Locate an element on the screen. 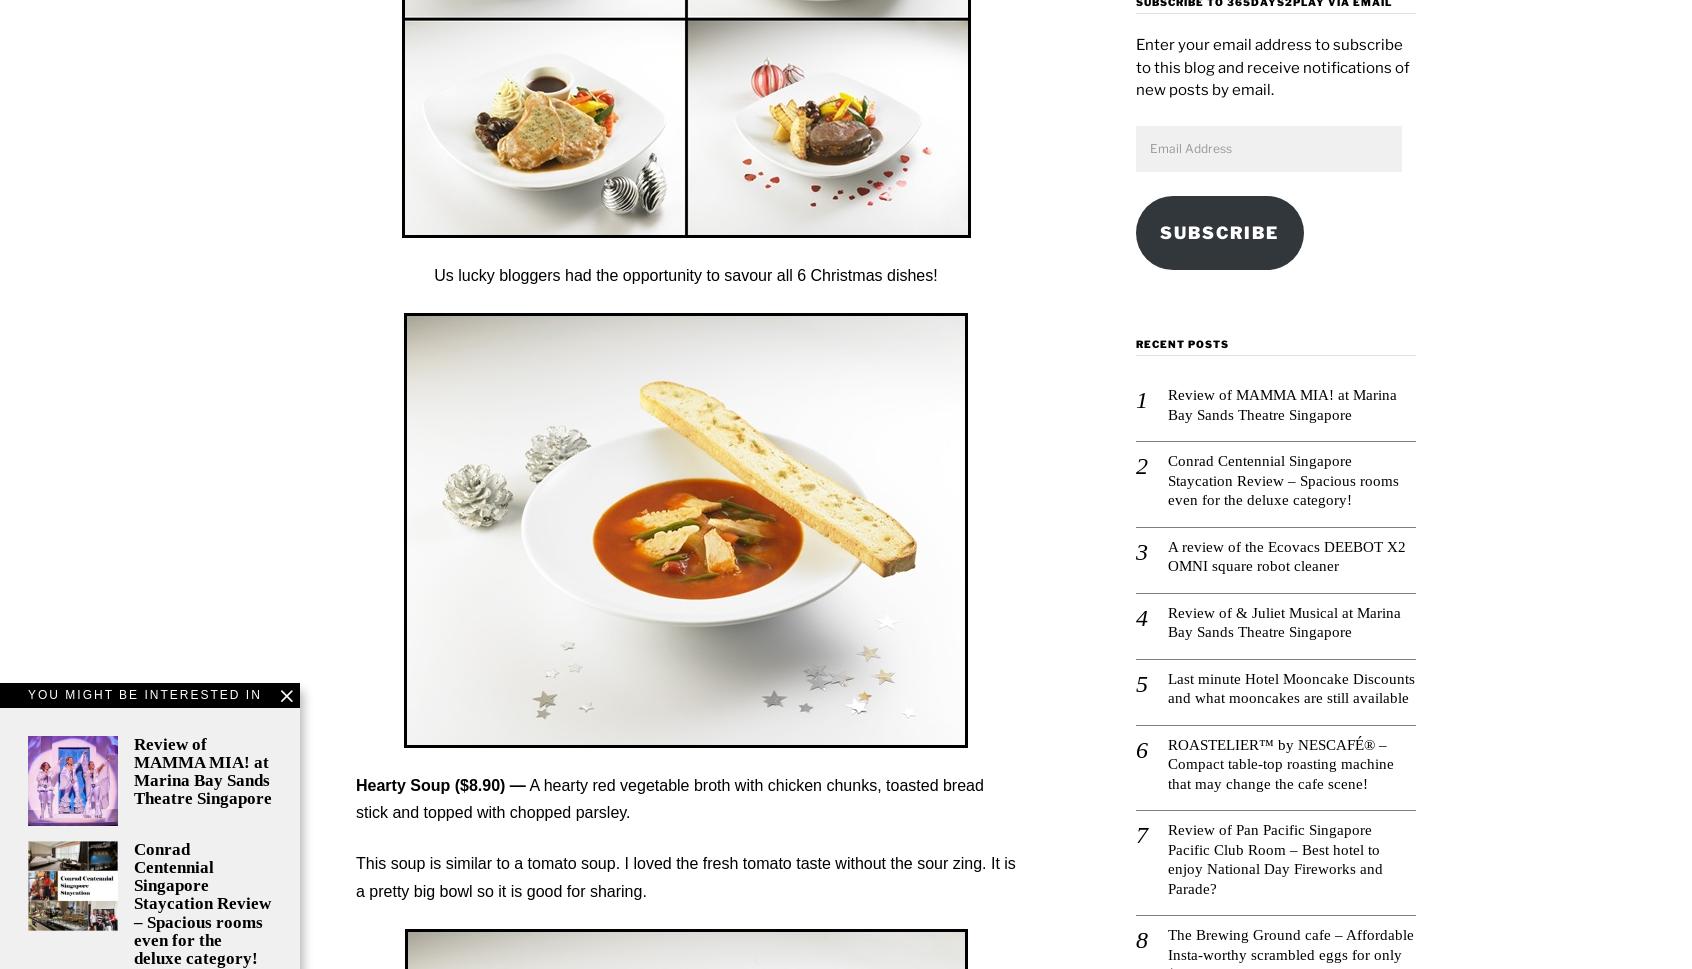 The image size is (1692, 969). 'Us lucky bloggers had the opportunity to savour all 6 Christmas dishes!' is located at coordinates (685, 274).